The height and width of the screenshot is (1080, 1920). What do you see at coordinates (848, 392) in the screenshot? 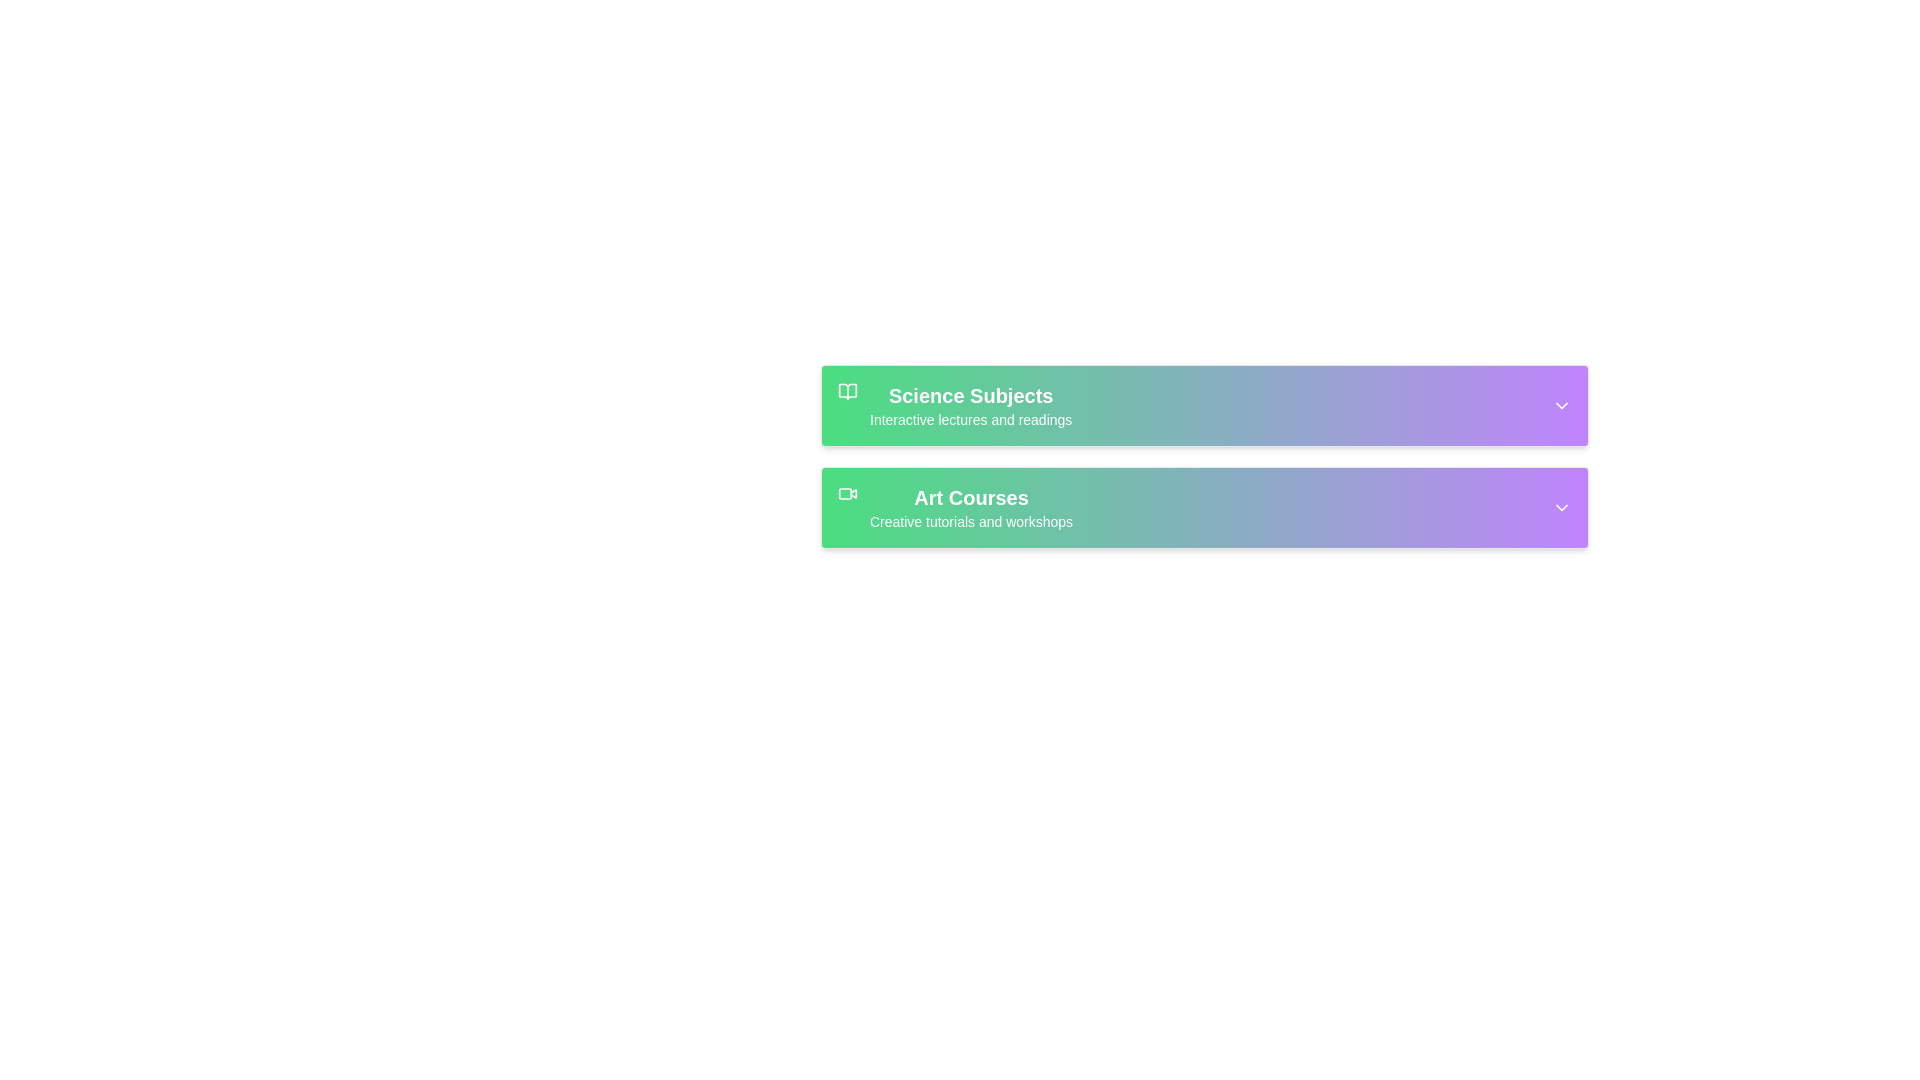
I see `the book icon on the 'Science Subjects' card located at the top-left side, to the left of the card's title text, passively` at bounding box center [848, 392].